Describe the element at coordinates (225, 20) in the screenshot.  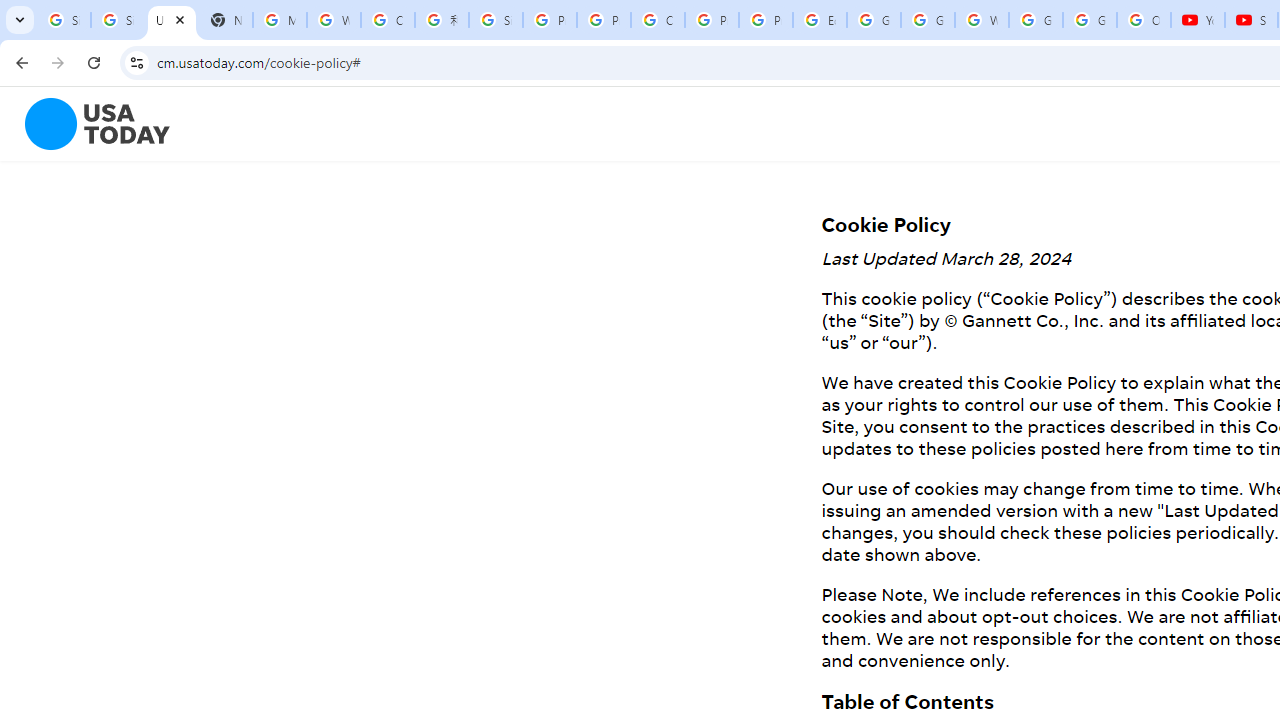
I see `'New Tab'` at that location.